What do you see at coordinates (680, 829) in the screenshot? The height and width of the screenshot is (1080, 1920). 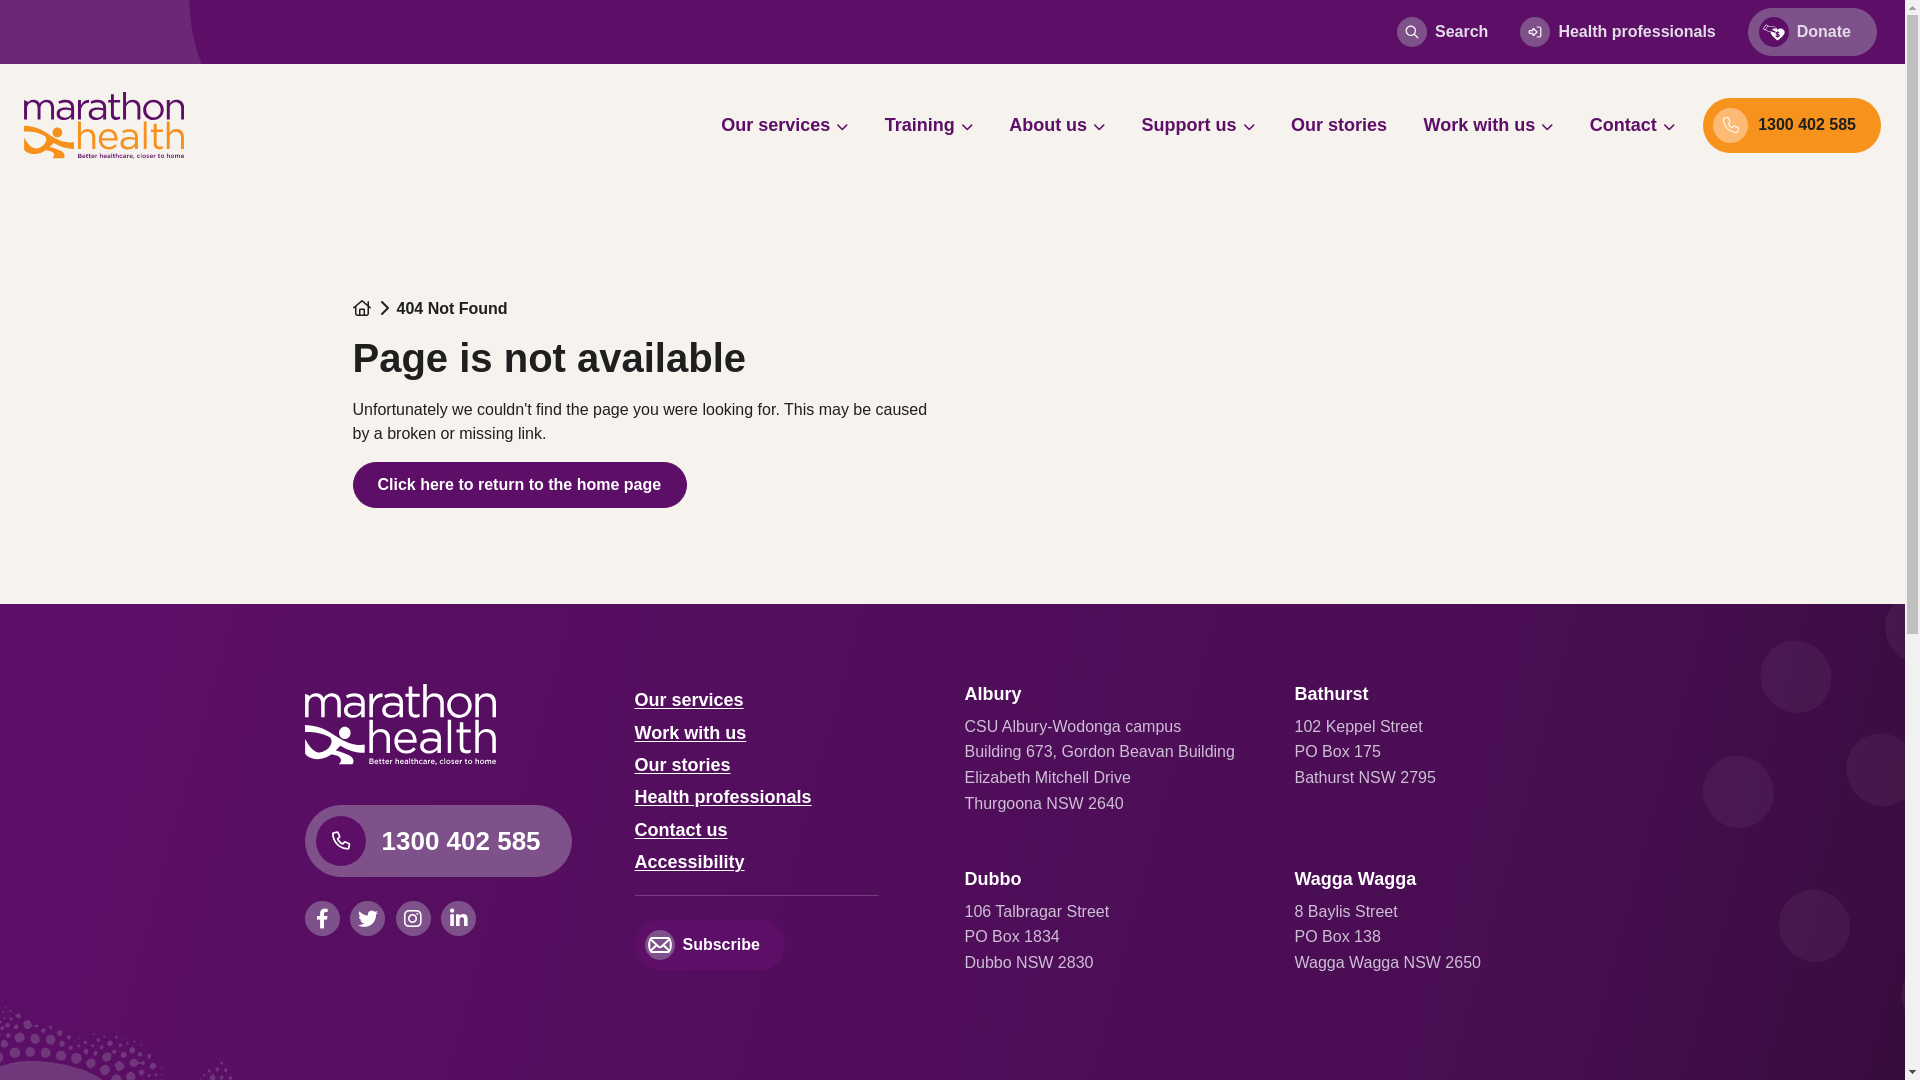 I see `'Contact us'` at bounding box center [680, 829].